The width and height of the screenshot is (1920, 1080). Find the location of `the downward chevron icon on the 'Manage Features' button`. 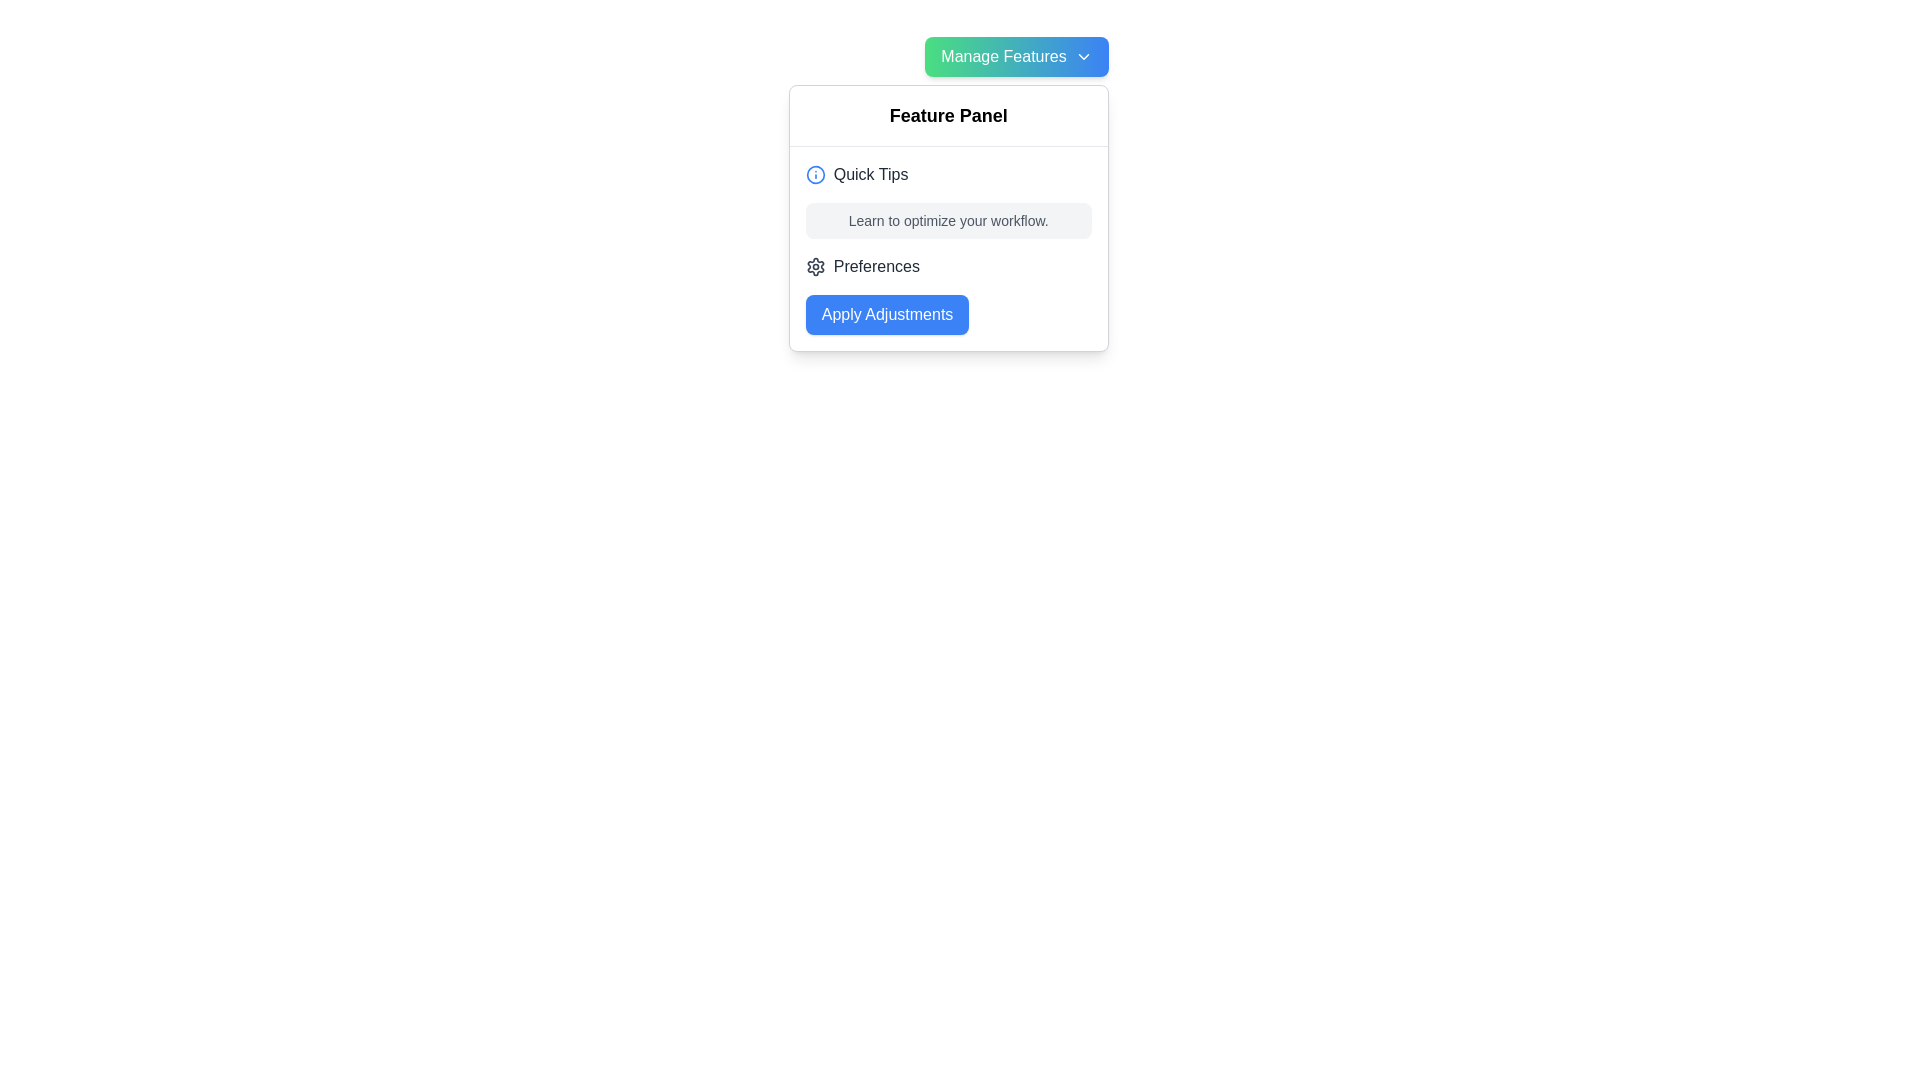

the downward chevron icon on the 'Manage Features' button is located at coordinates (1082, 56).